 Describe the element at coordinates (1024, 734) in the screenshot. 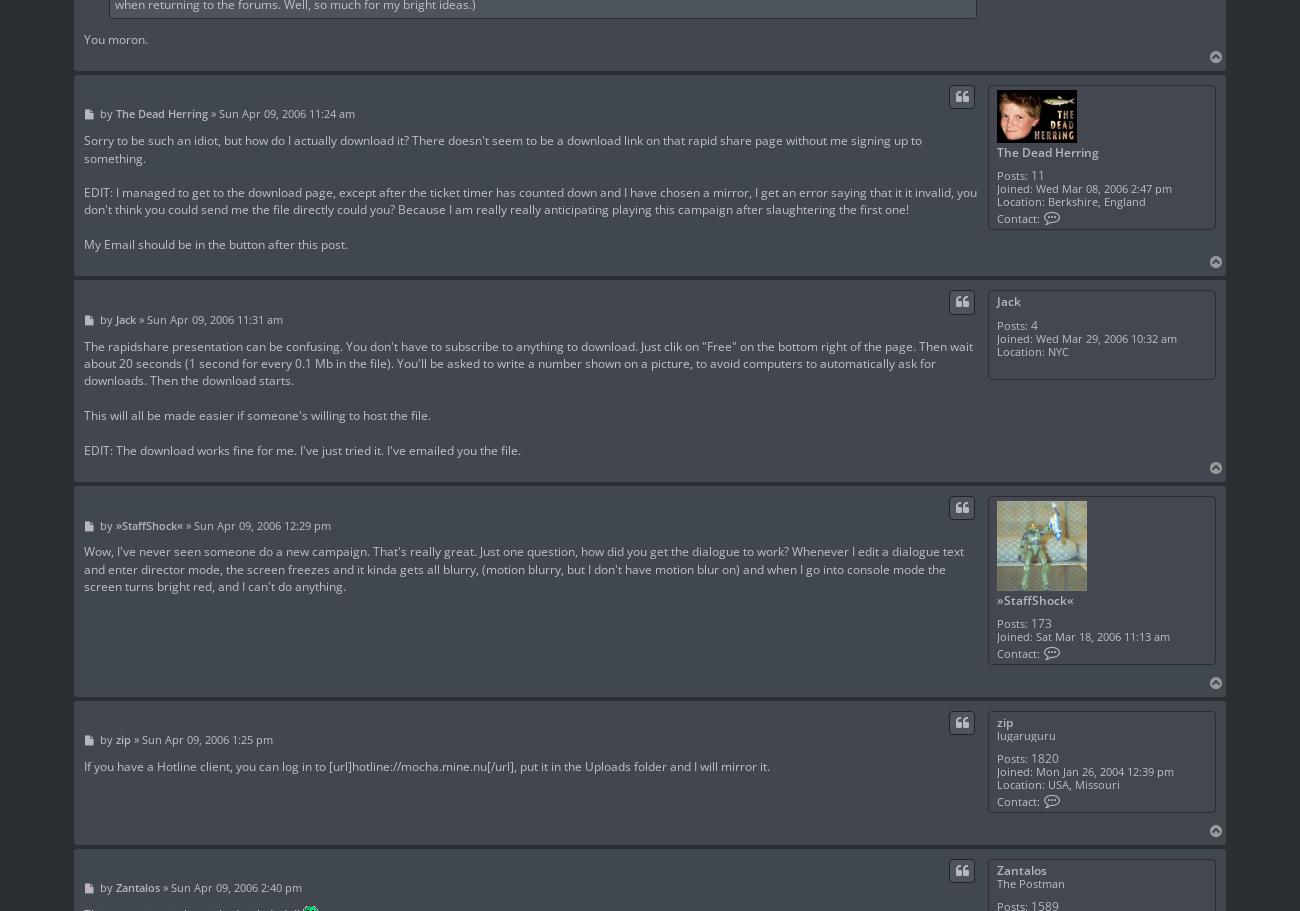

I see `'lugaruguru'` at that location.